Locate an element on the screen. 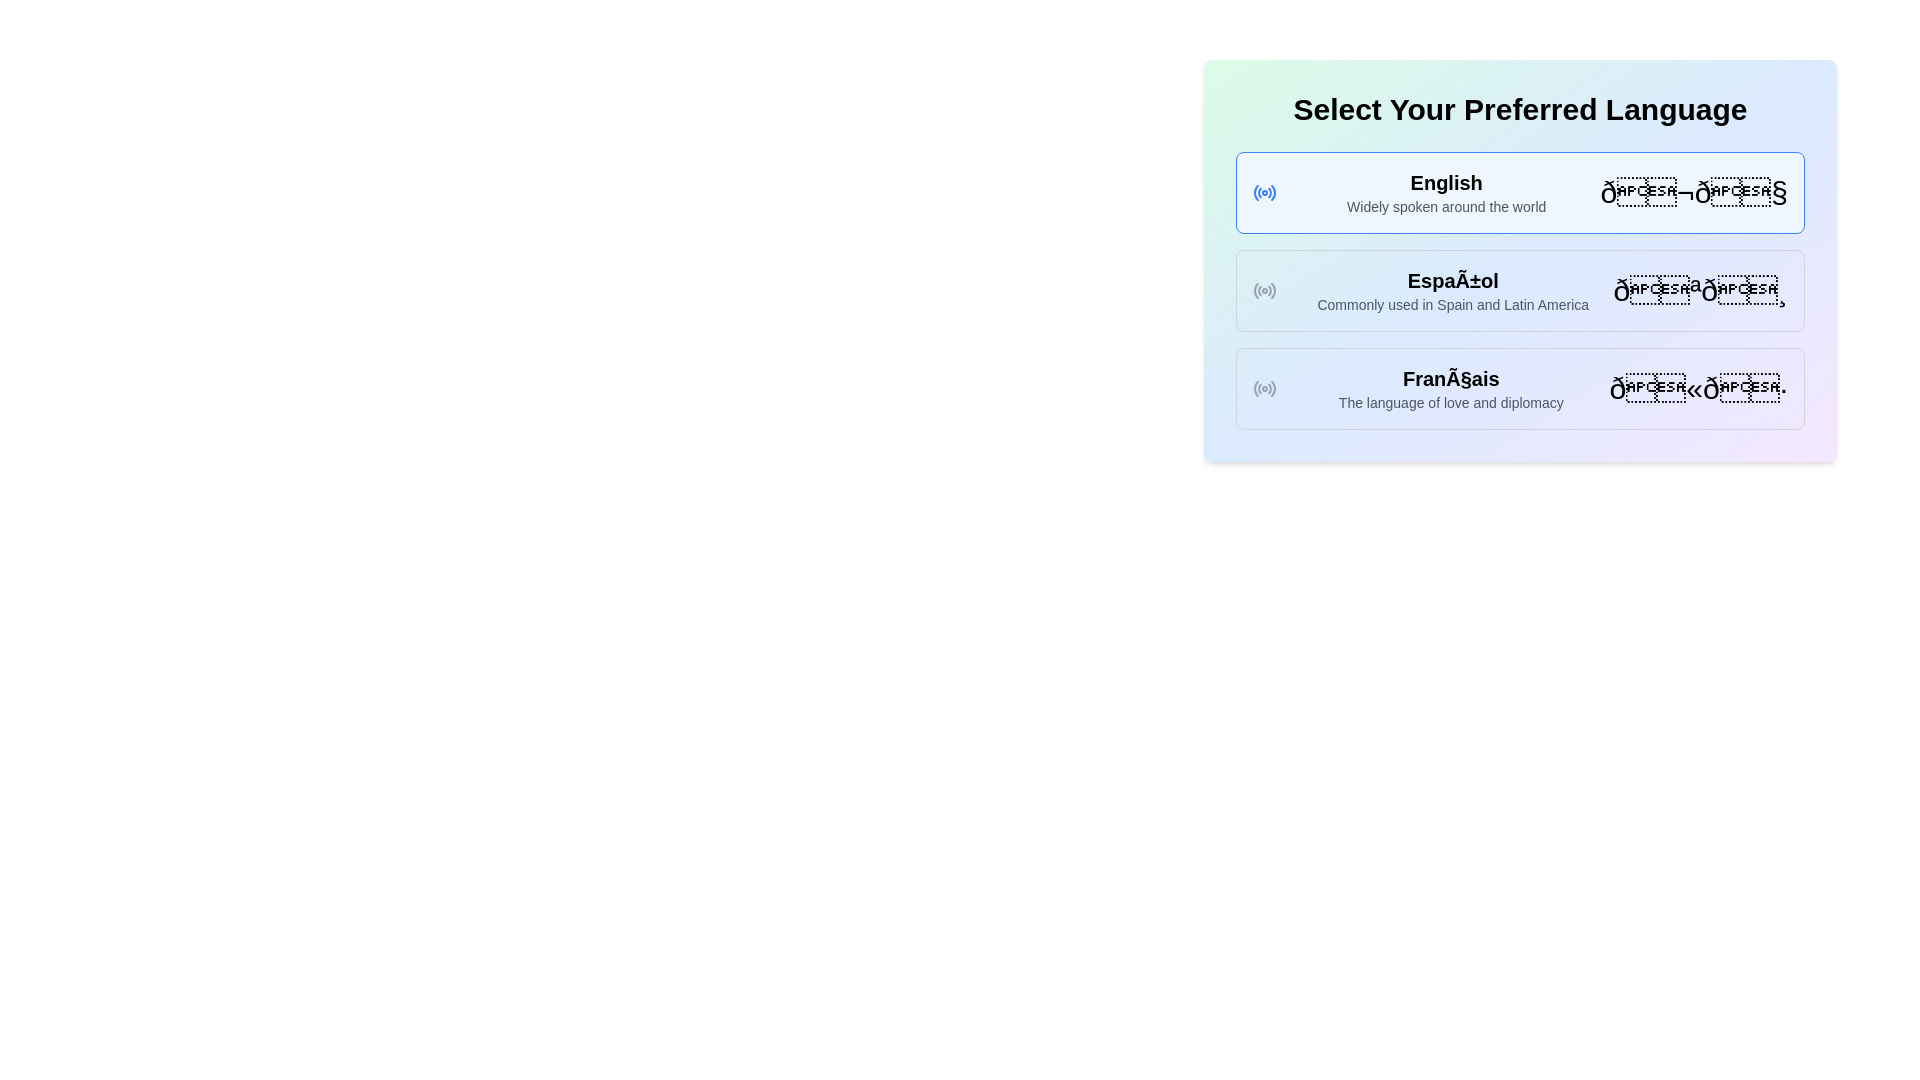 The width and height of the screenshot is (1920, 1080). the radio wave icon located to the left of the 'Español' button in the language selection list is located at coordinates (1264, 290).